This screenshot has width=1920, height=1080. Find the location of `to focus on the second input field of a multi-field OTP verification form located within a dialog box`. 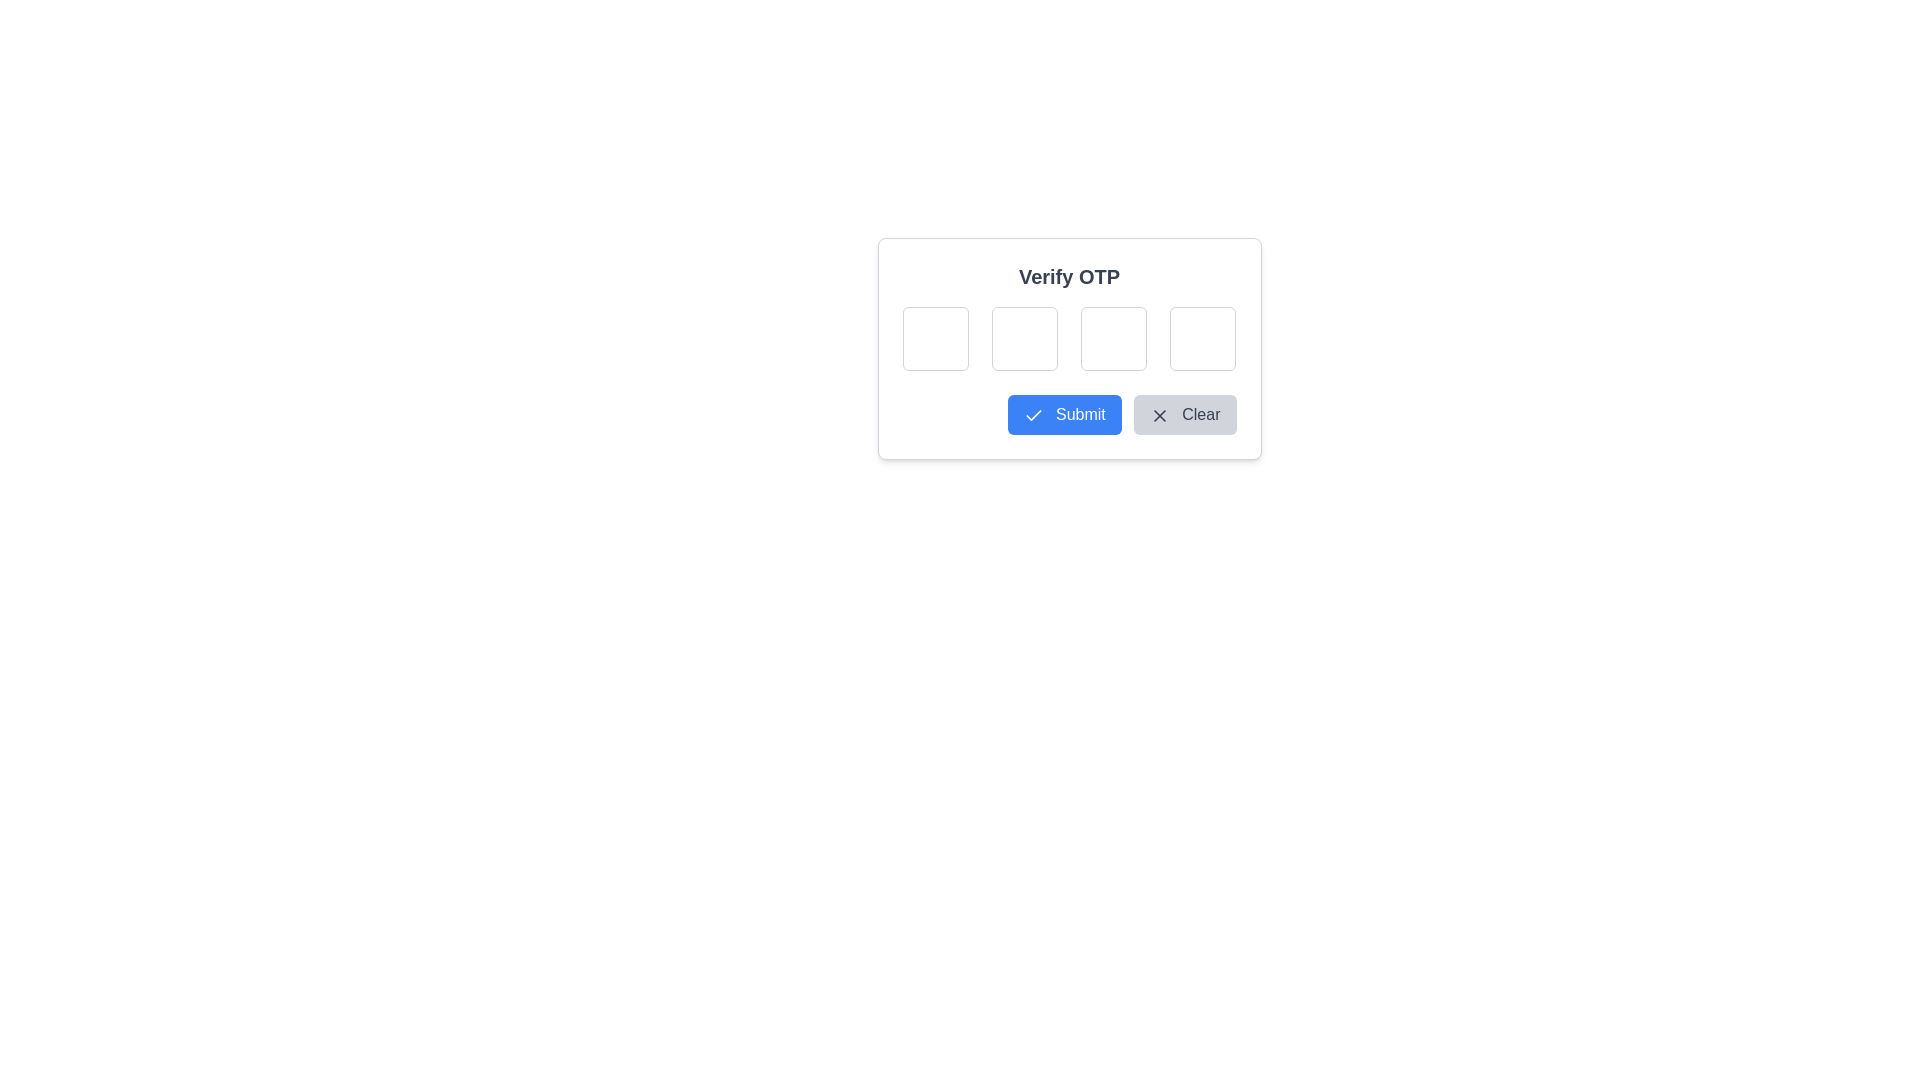

to focus on the second input field of a multi-field OTP verification form located within a dialog box is located at coordinates (1023, 338).